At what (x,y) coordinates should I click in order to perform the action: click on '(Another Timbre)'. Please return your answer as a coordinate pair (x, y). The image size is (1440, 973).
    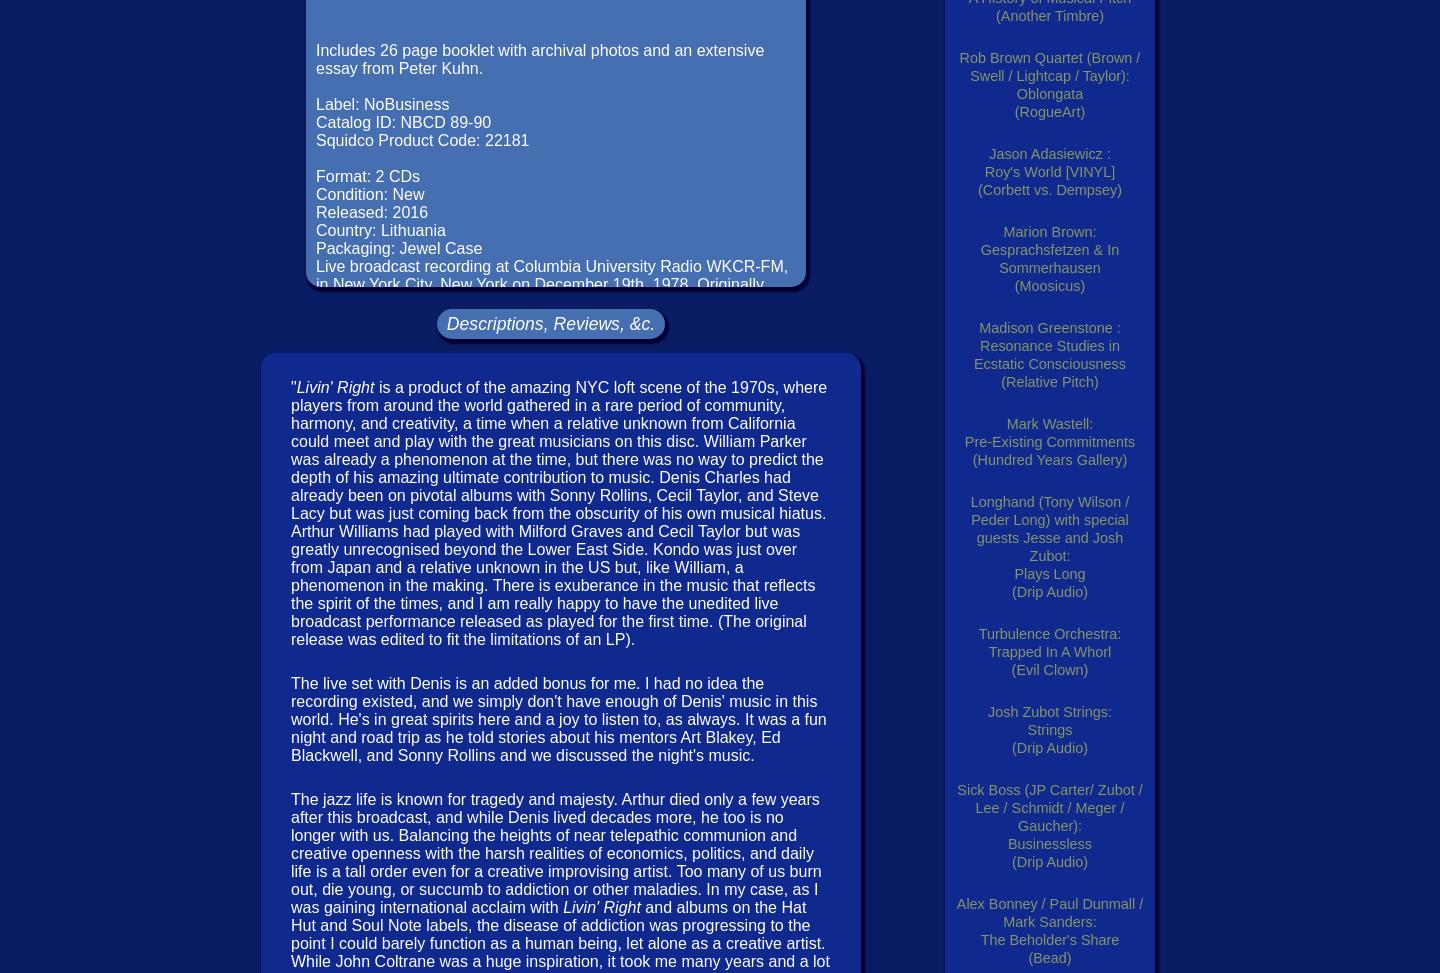
    Looking at the image, I should click on (1049, 15).